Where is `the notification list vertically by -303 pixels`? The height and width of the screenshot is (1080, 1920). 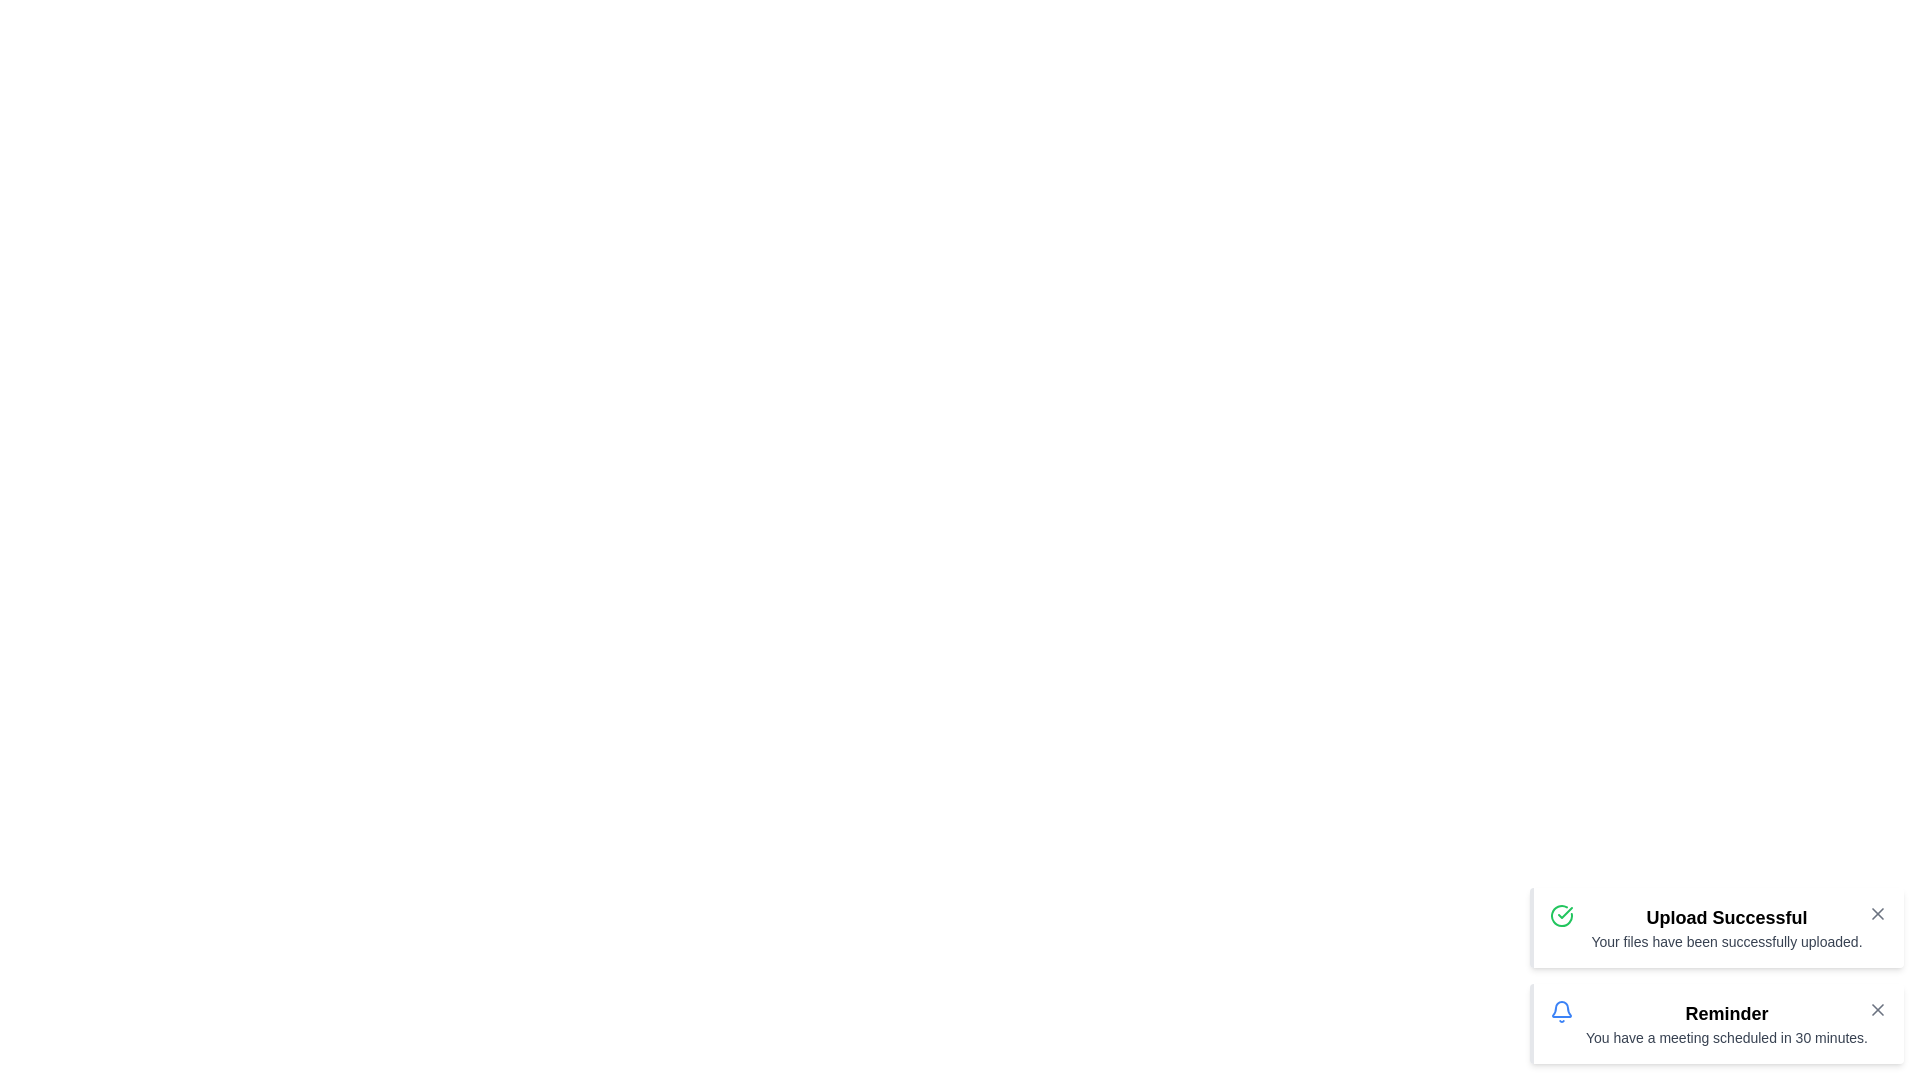 the notification list vertically by -303 pixels is located at coordinates (1715, 974).